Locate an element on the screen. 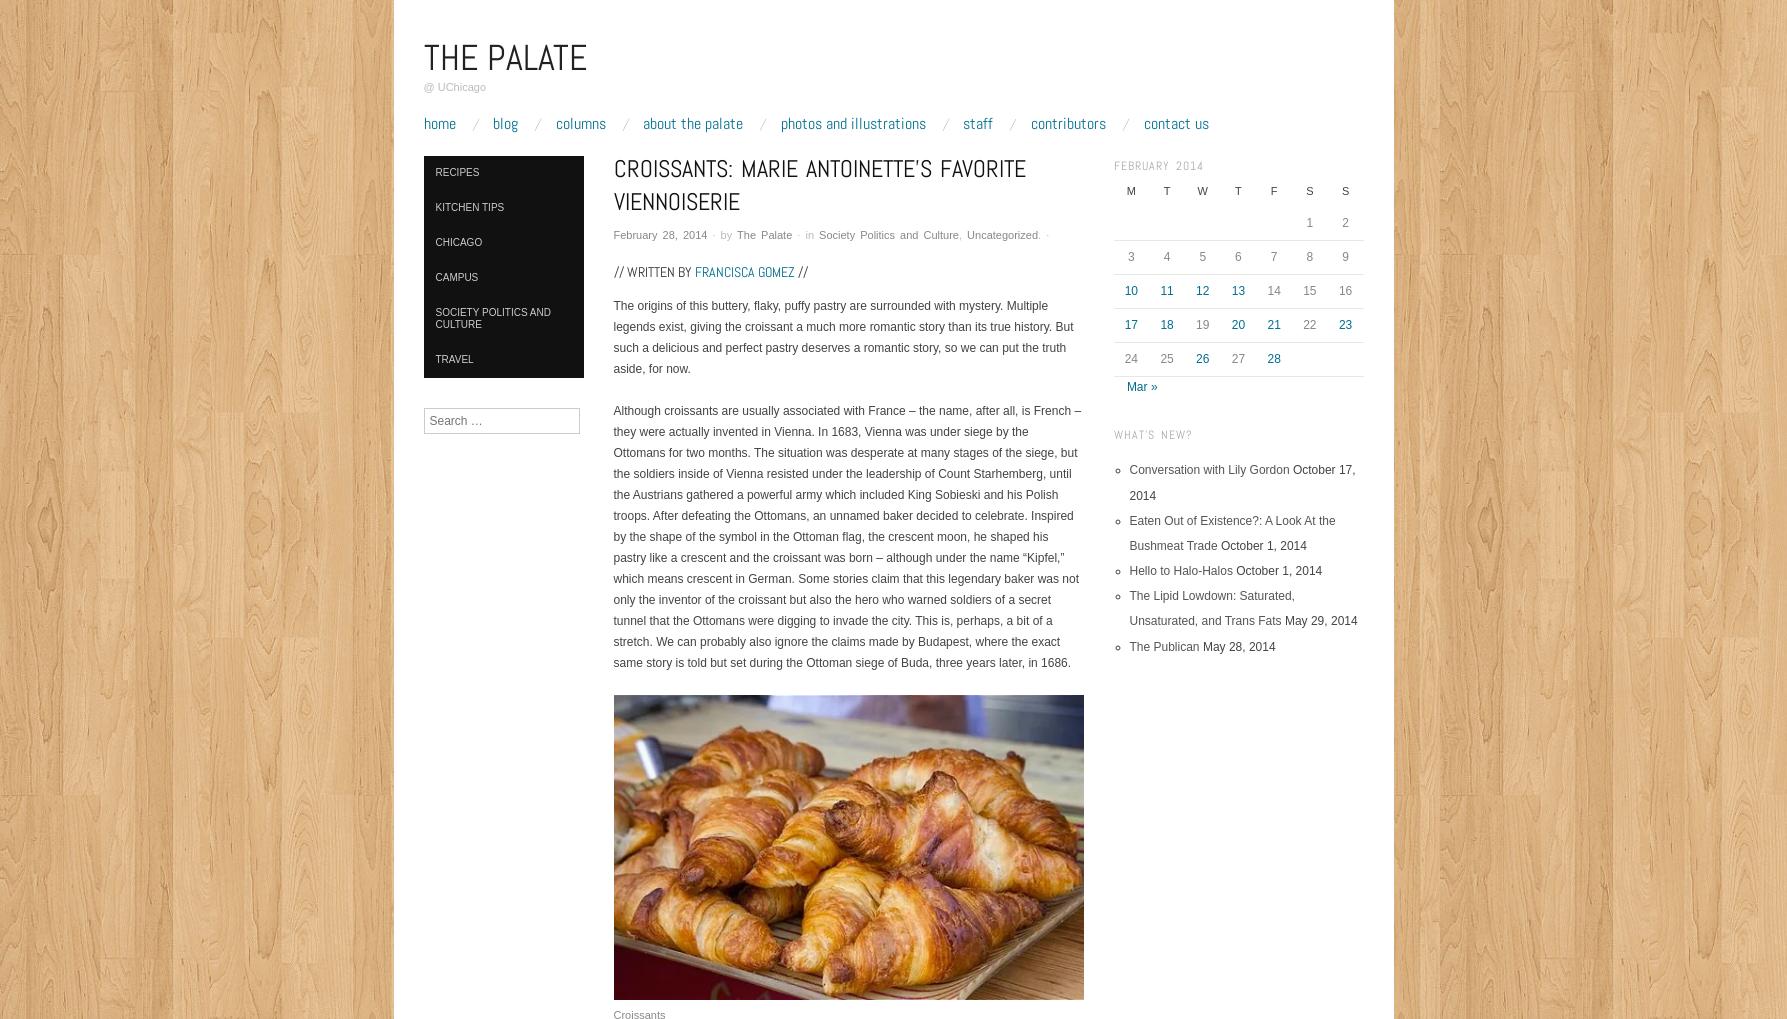 The image size is (1787, 1019). '4' is located at coordinates (1166, 255).